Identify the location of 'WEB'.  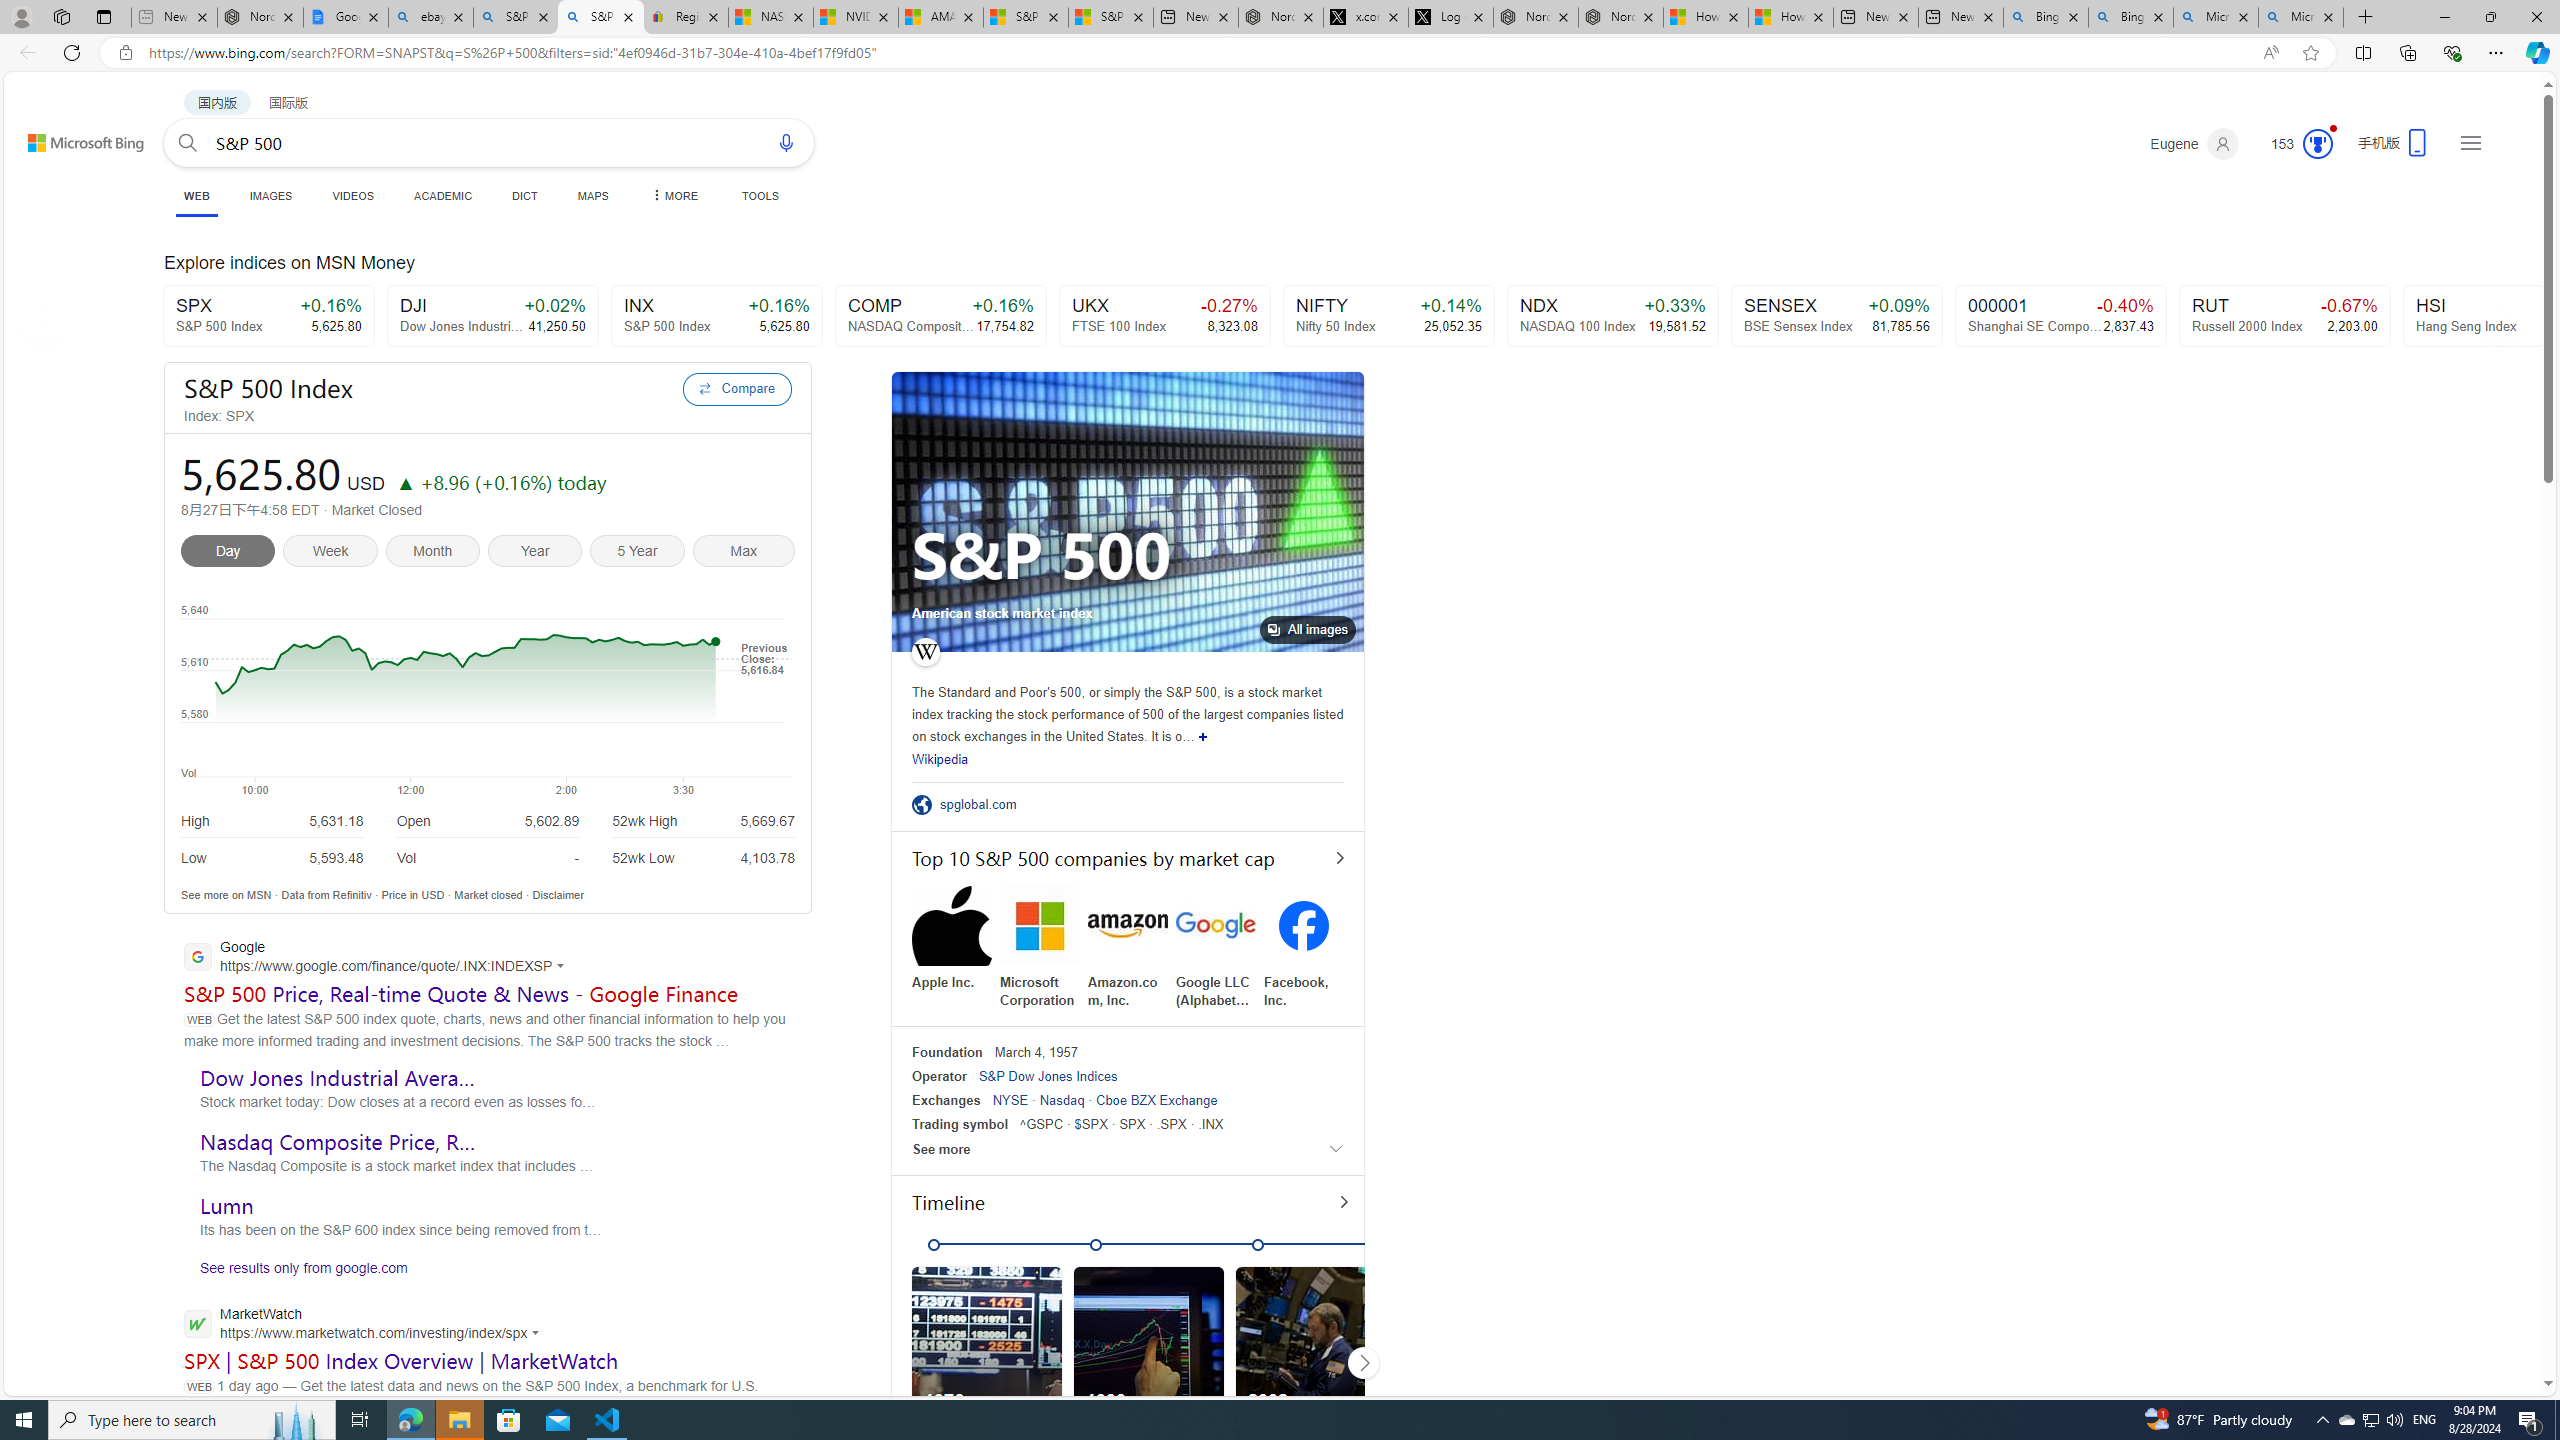
(196, 195).